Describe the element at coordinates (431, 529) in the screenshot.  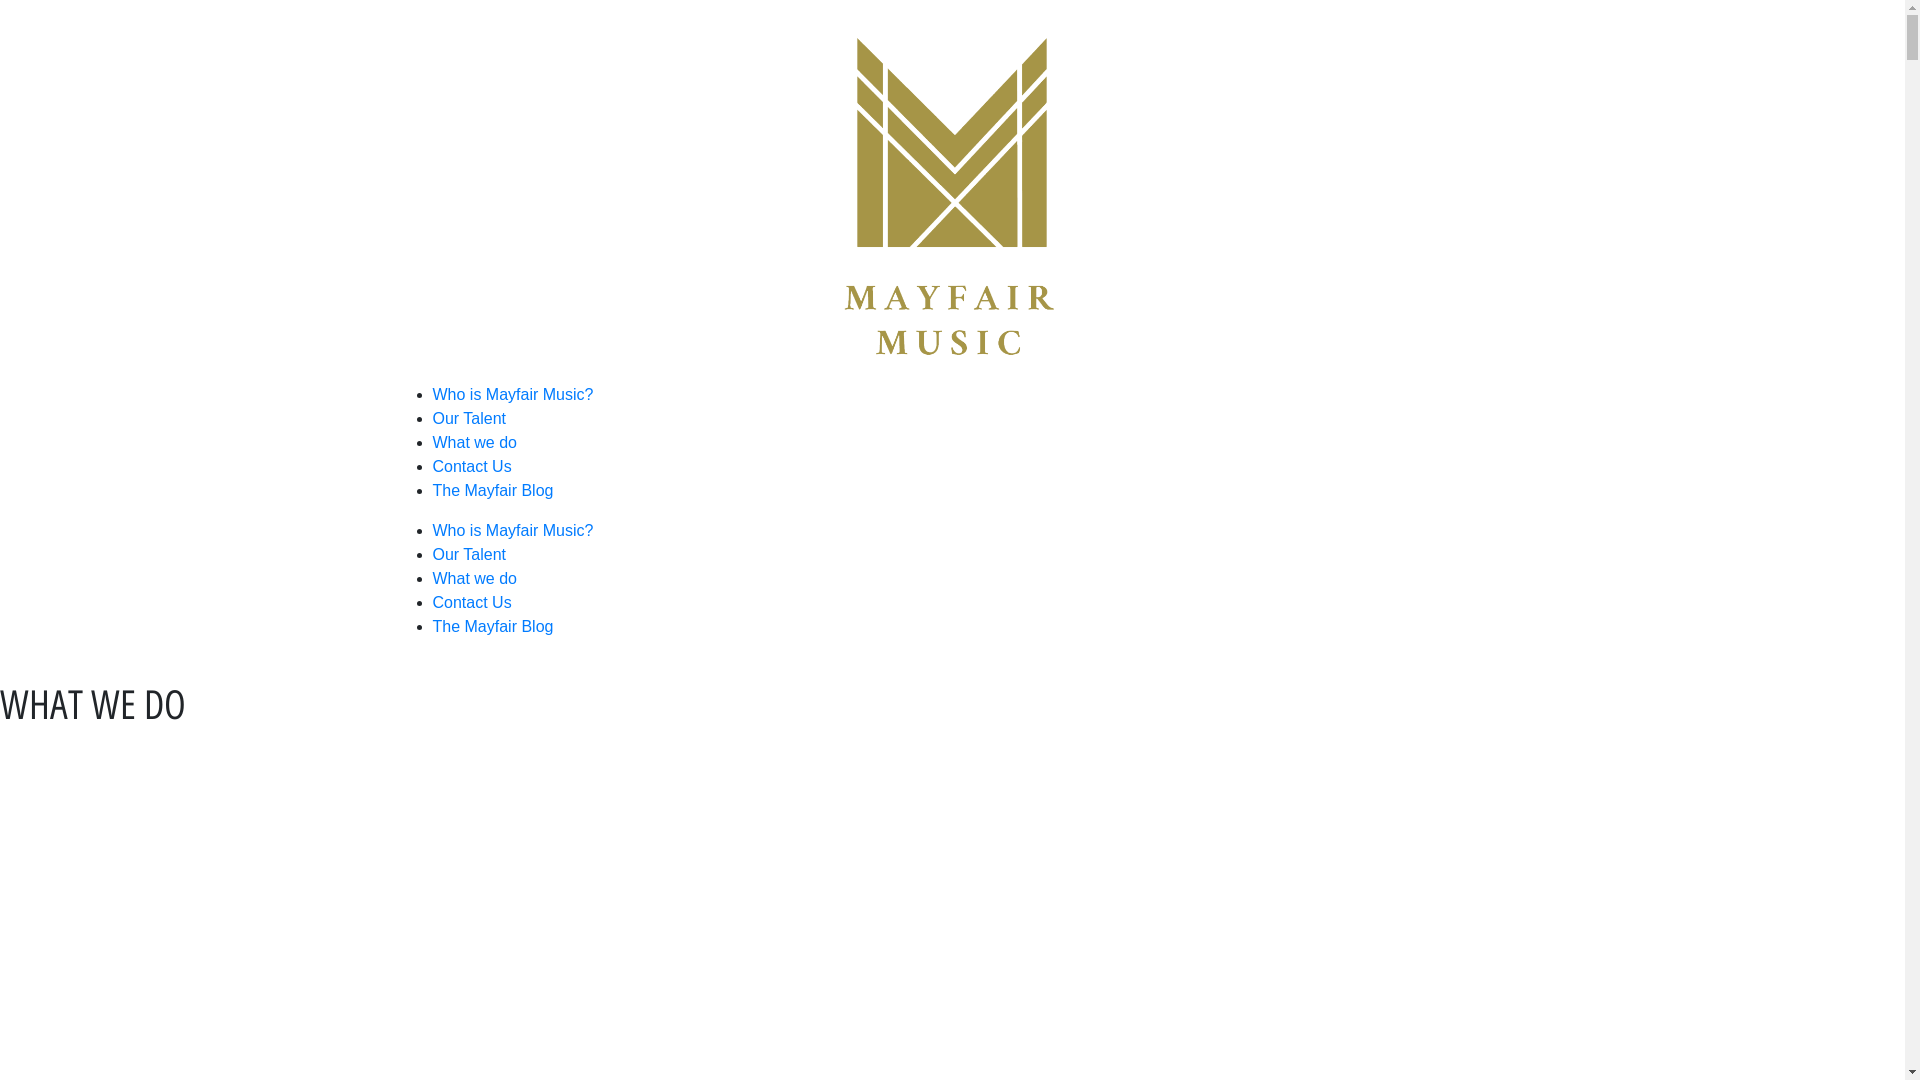
I see `'Who is Mayfair Music?'` at that location.